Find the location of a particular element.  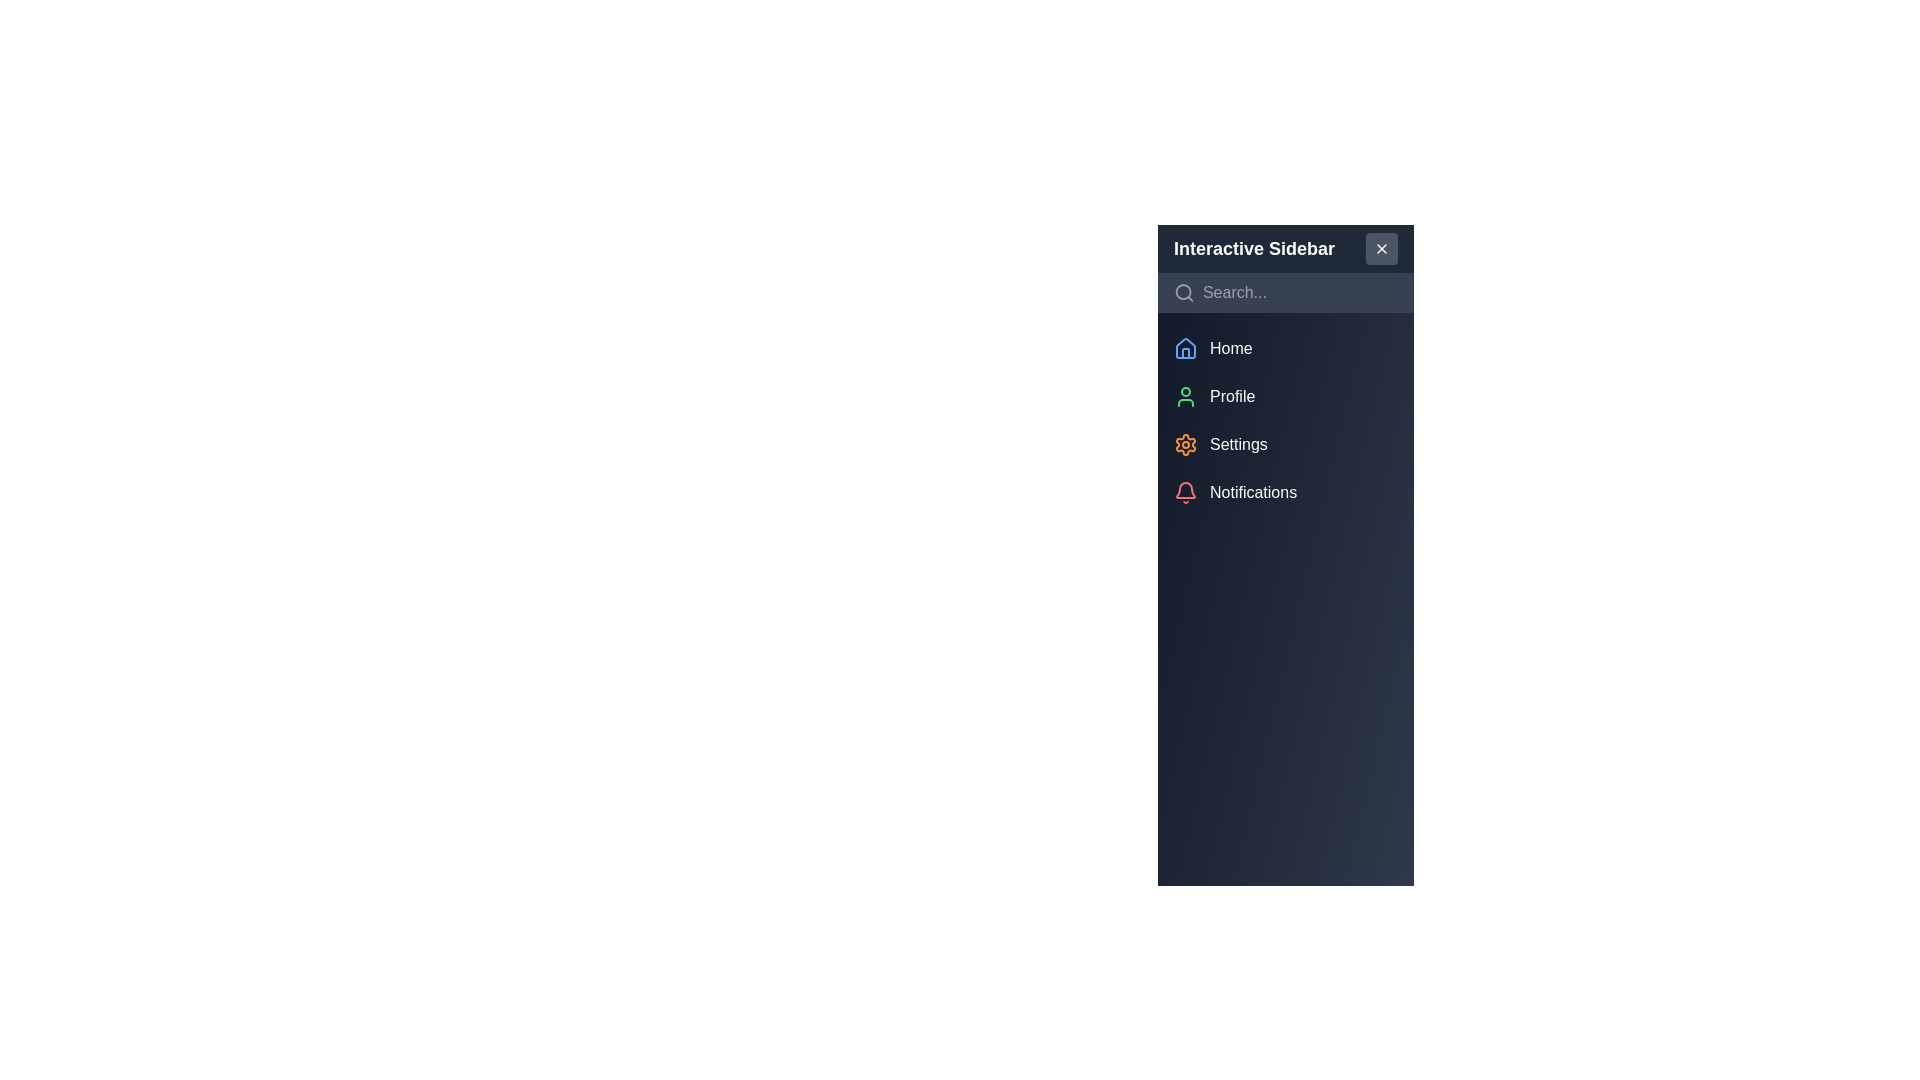

the search icon located in the horizontal top bar of the sidebar, which serves as a visual indicator for the search functionality is located at coordinates (1184, 293).